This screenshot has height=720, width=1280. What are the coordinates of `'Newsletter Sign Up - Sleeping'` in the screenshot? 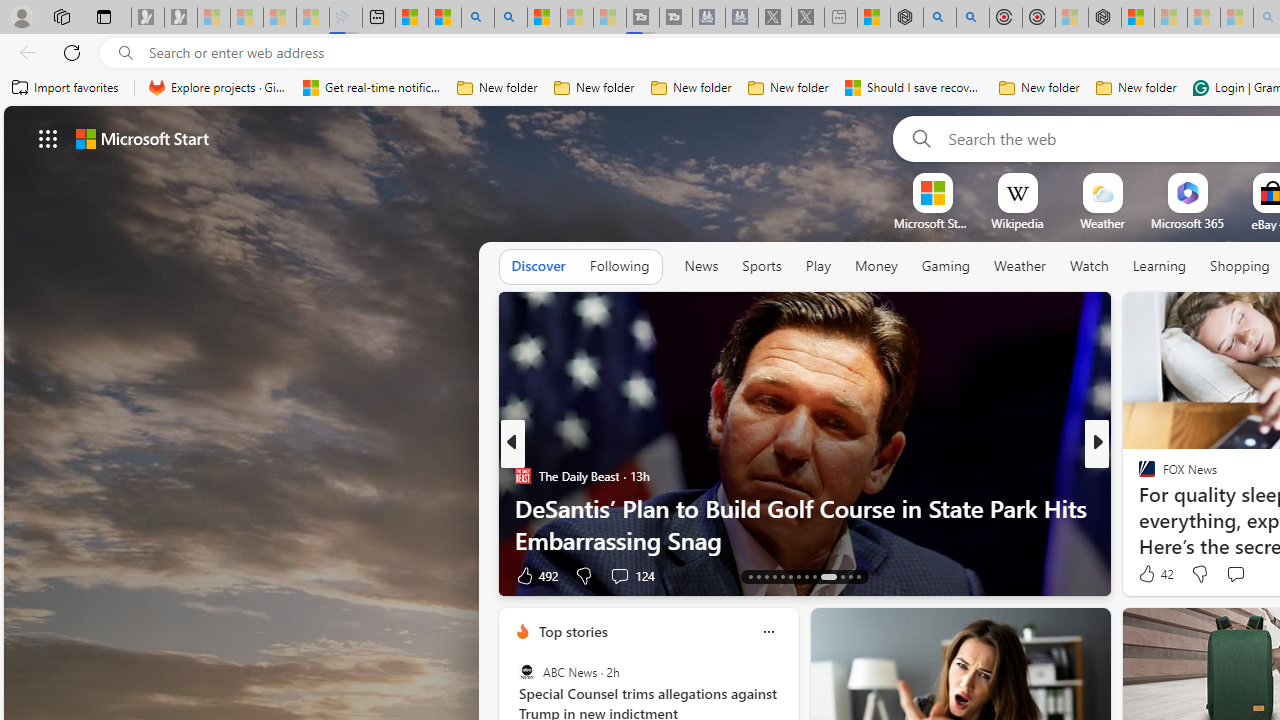 It's located at (181, 17).